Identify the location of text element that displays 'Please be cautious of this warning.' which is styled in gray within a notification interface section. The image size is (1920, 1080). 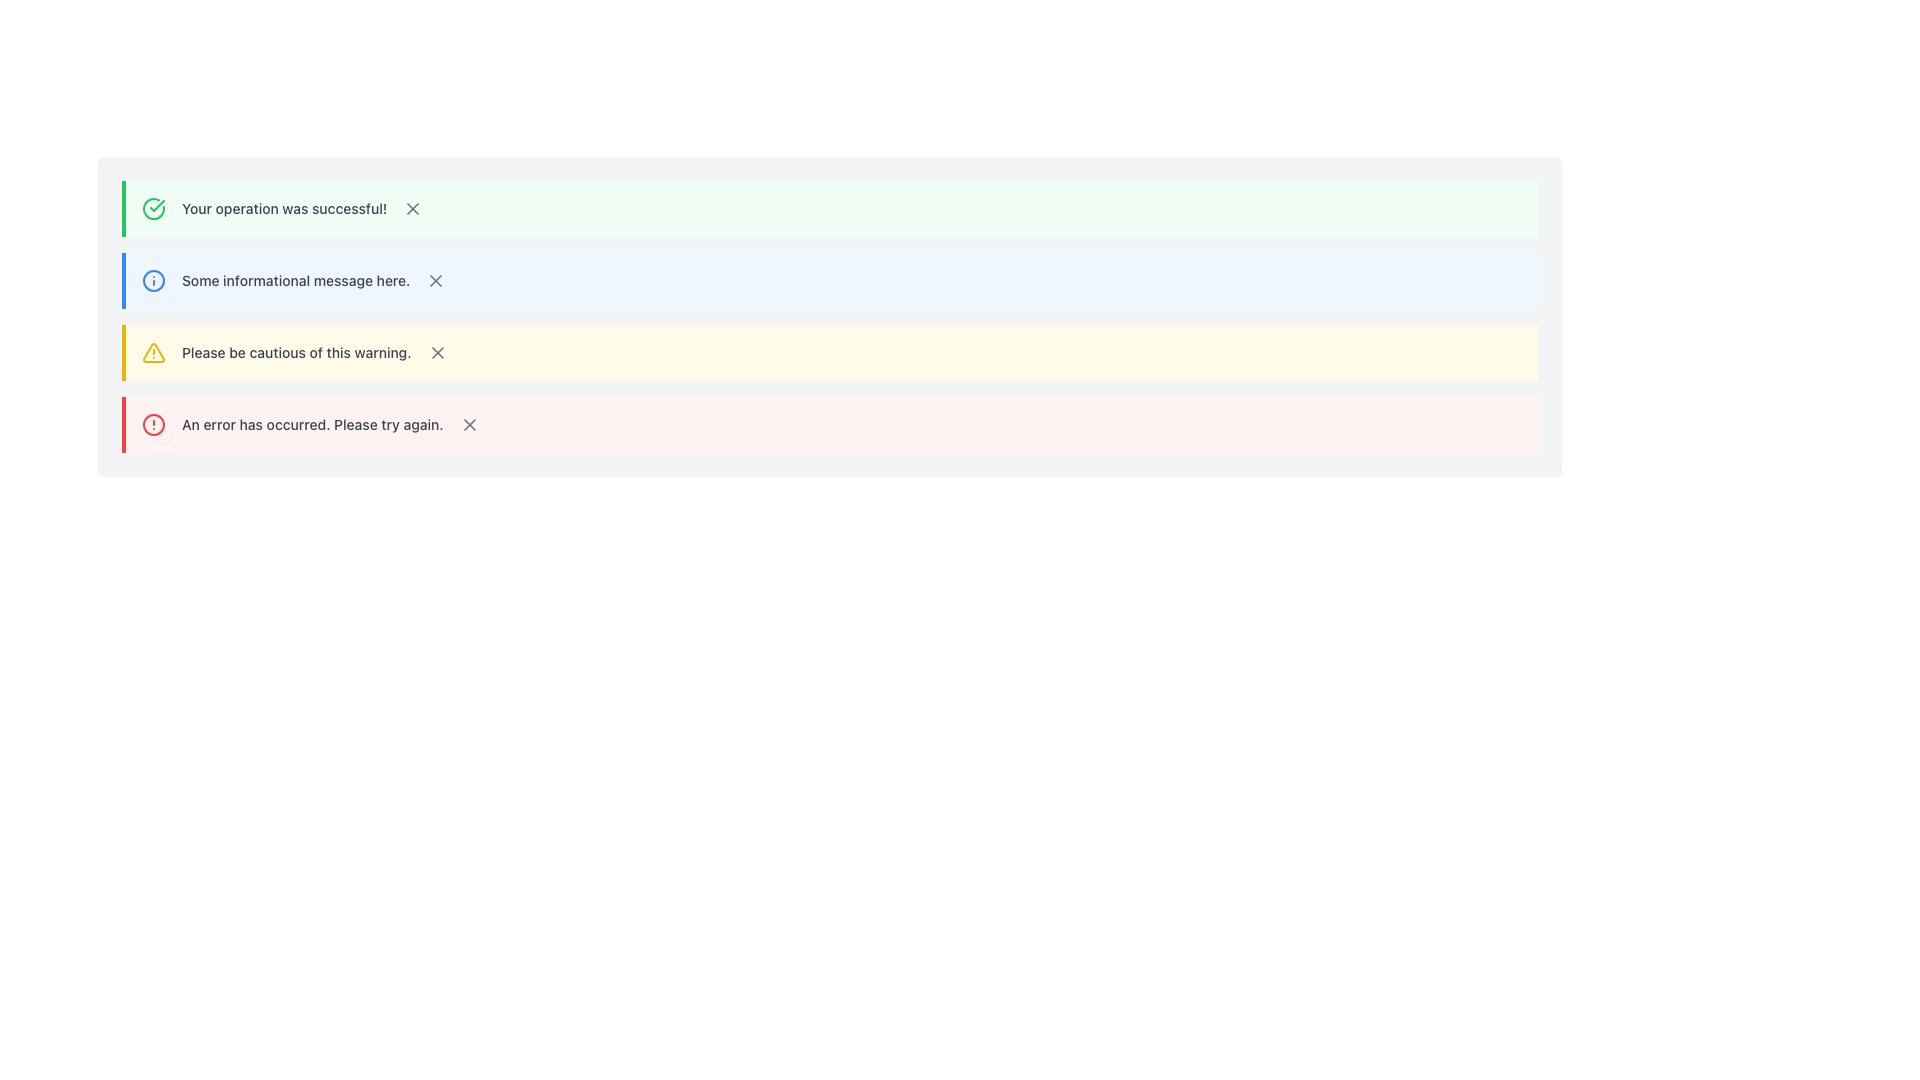
(295, 352).